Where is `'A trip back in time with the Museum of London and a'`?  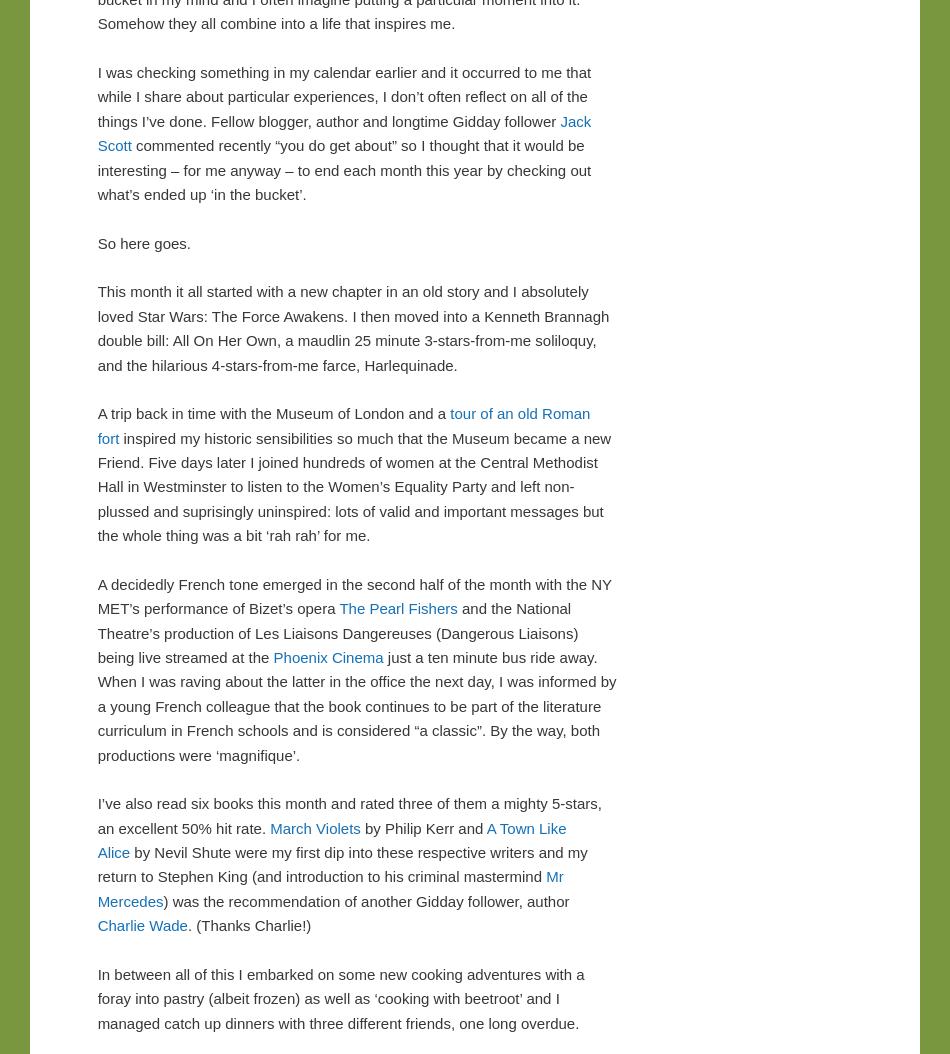 'A trip back in time with the Museum of London and a' is located at coordinates (272, 412).